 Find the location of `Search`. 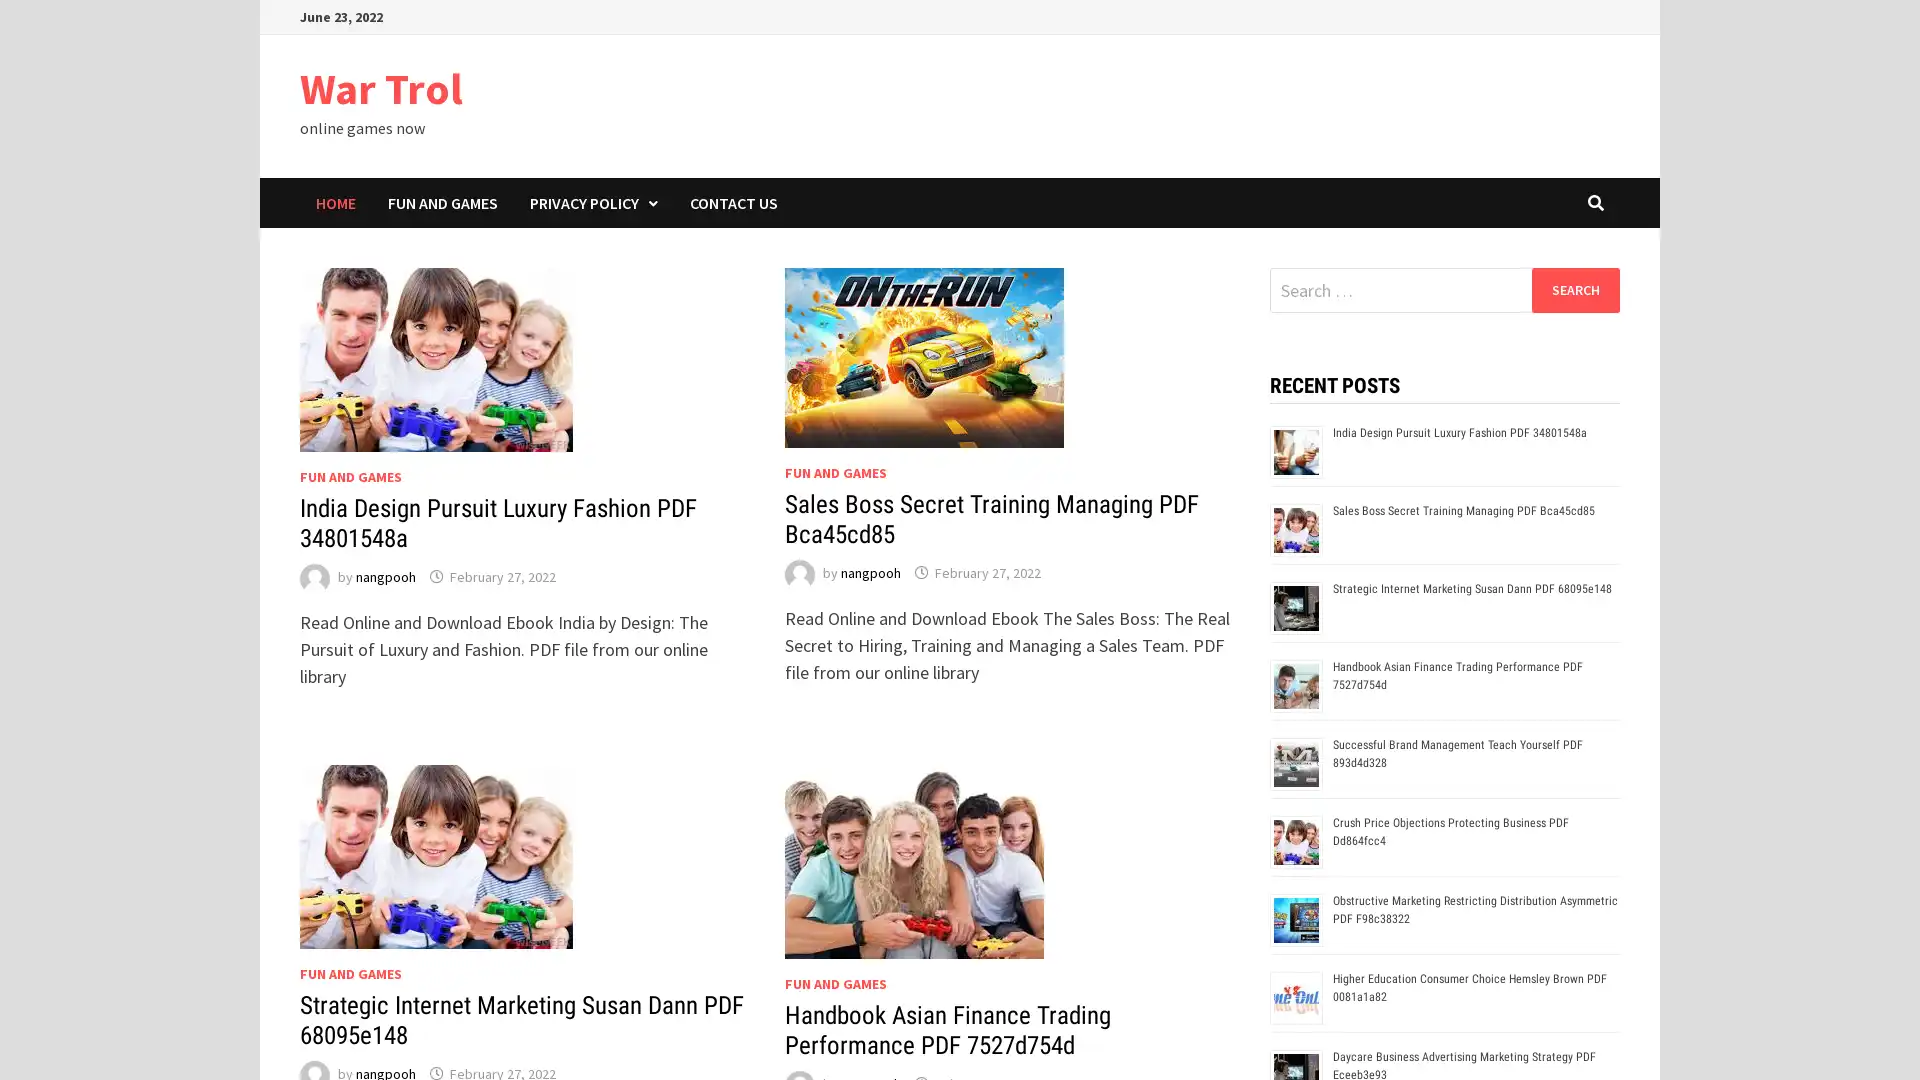

Search is located at coordinates (1574, 289).